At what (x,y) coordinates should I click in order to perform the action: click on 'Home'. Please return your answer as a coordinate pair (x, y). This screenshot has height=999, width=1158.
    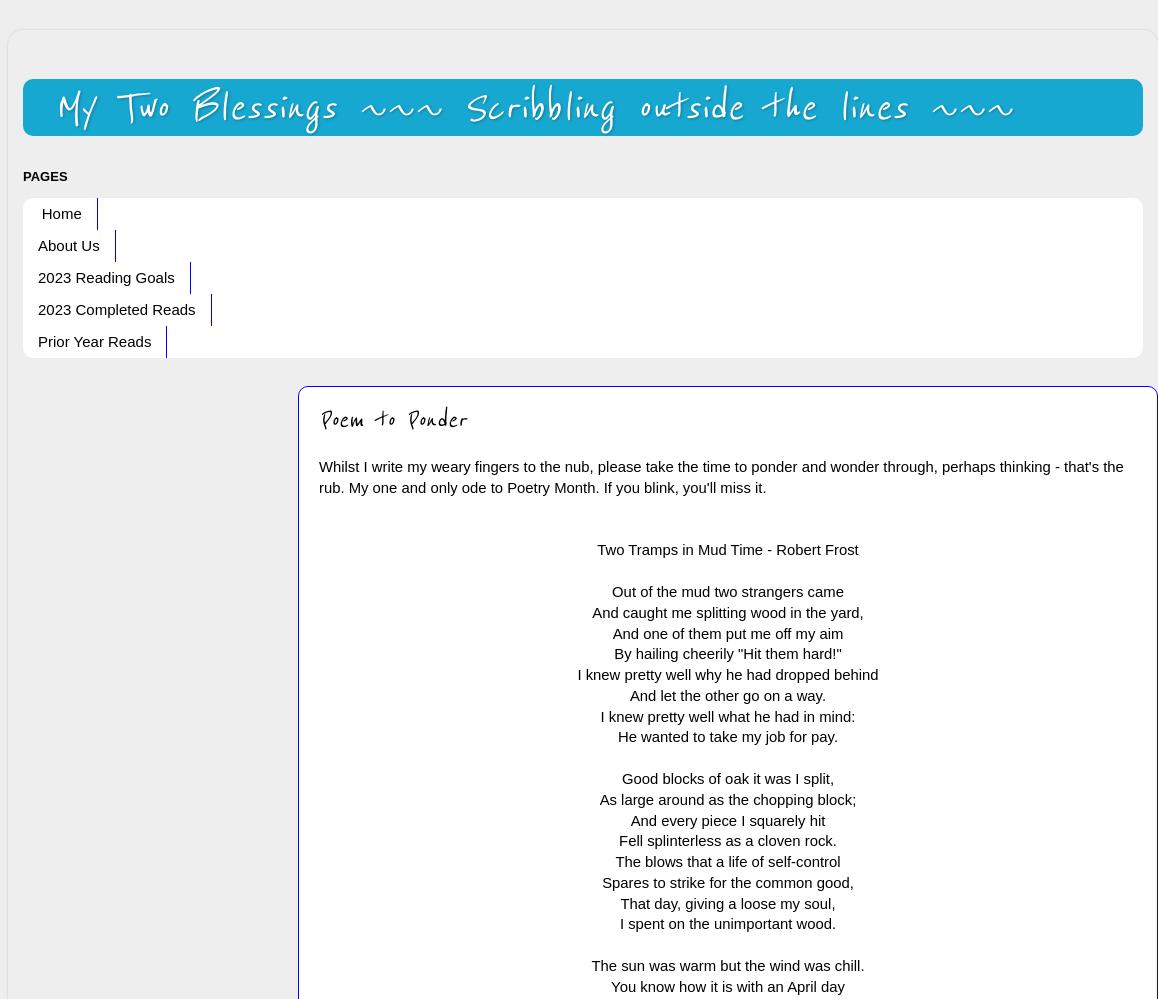
    Looking at the image, I should click on (61, 212).